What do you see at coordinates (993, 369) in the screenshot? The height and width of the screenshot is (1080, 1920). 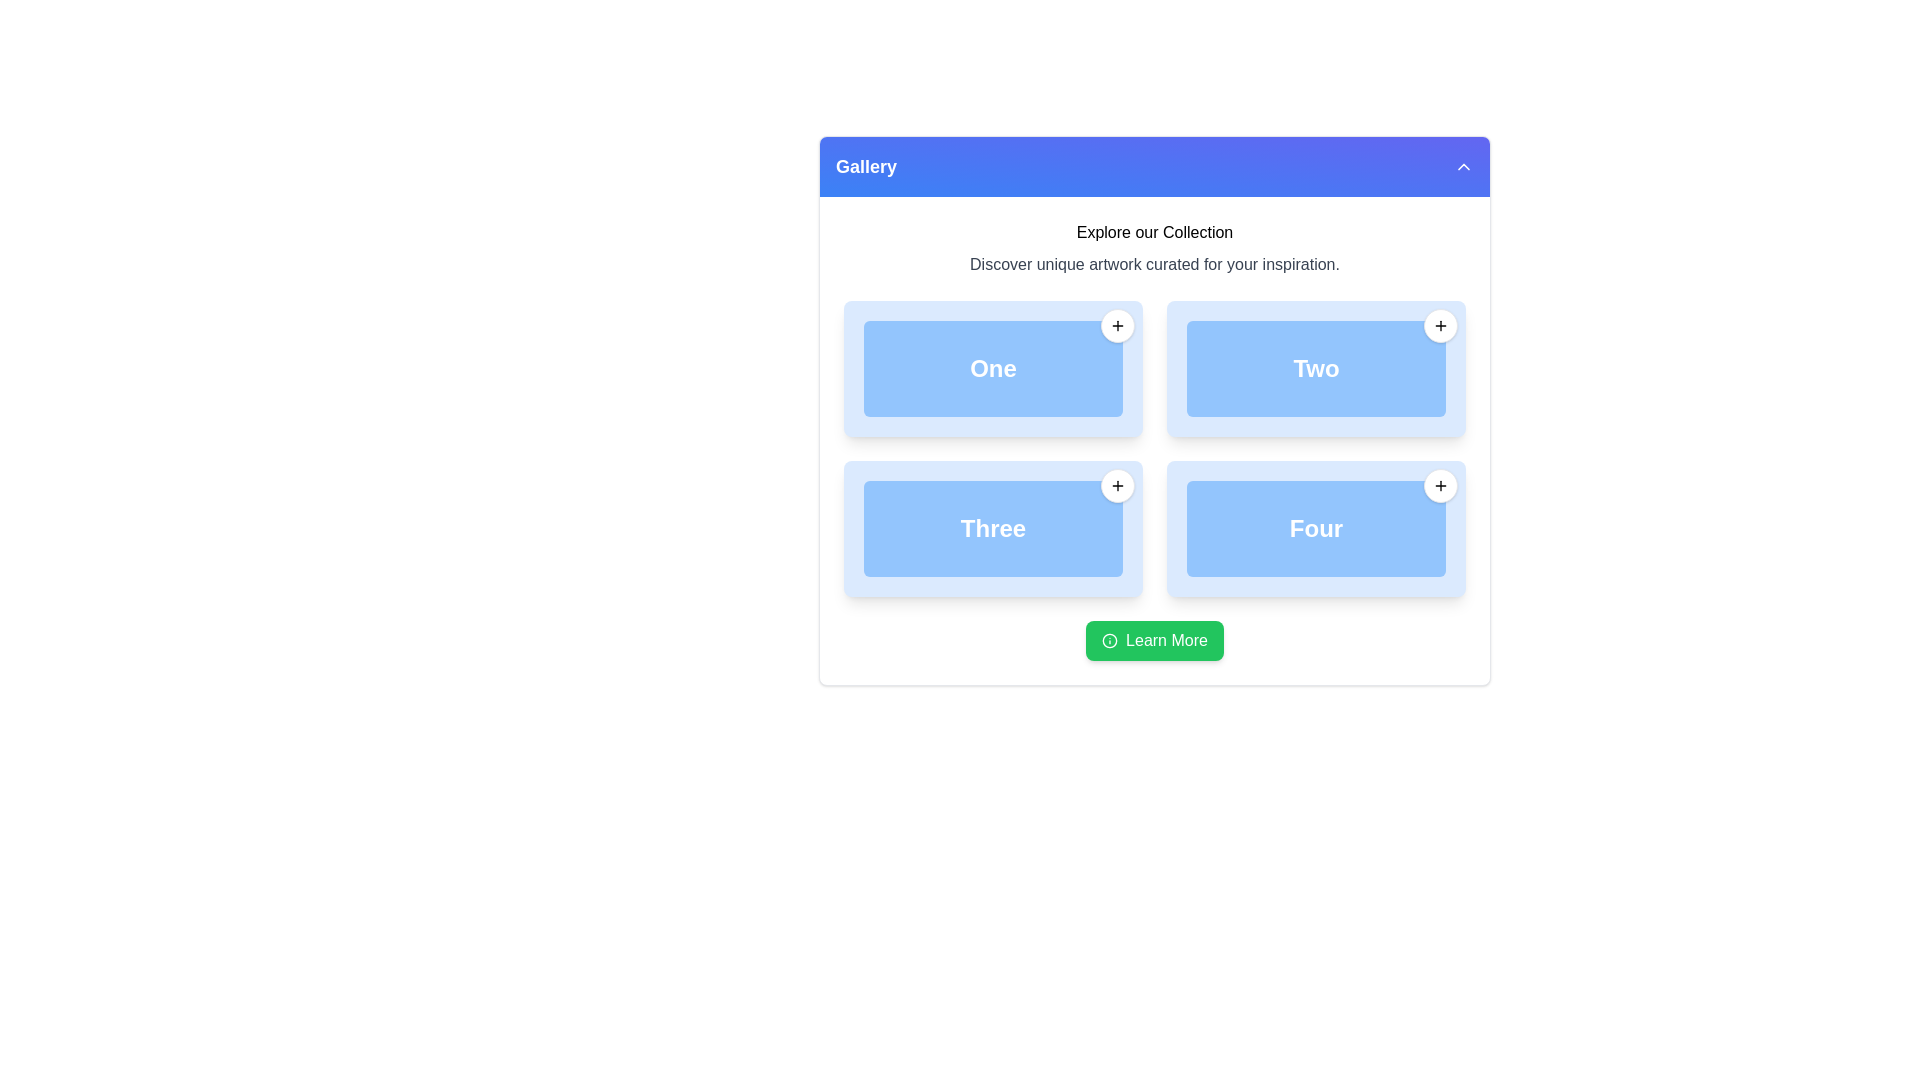 I see `the interactive button labeled 'One'` at bounding box center [993, 369].